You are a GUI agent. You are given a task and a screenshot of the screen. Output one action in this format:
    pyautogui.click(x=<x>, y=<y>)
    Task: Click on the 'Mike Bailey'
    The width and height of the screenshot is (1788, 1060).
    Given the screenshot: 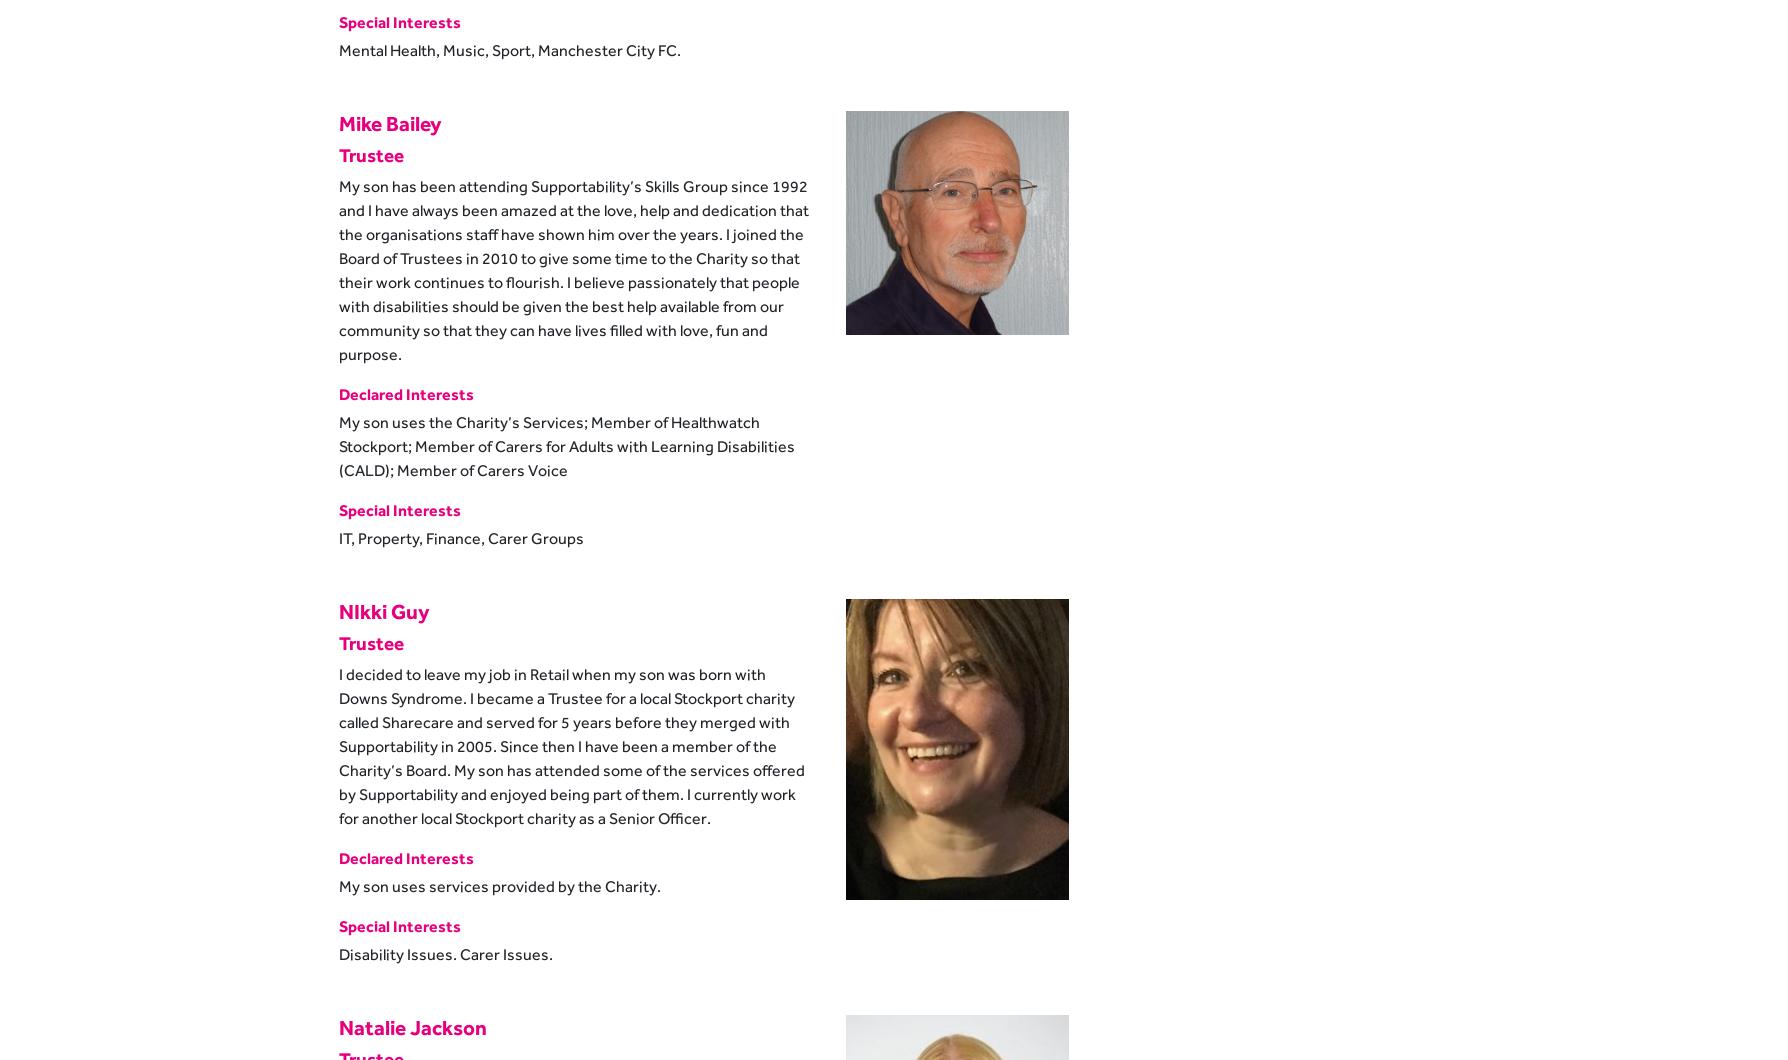 What is the action you would take?
    pyautogui.click(x=389, y=122)
    